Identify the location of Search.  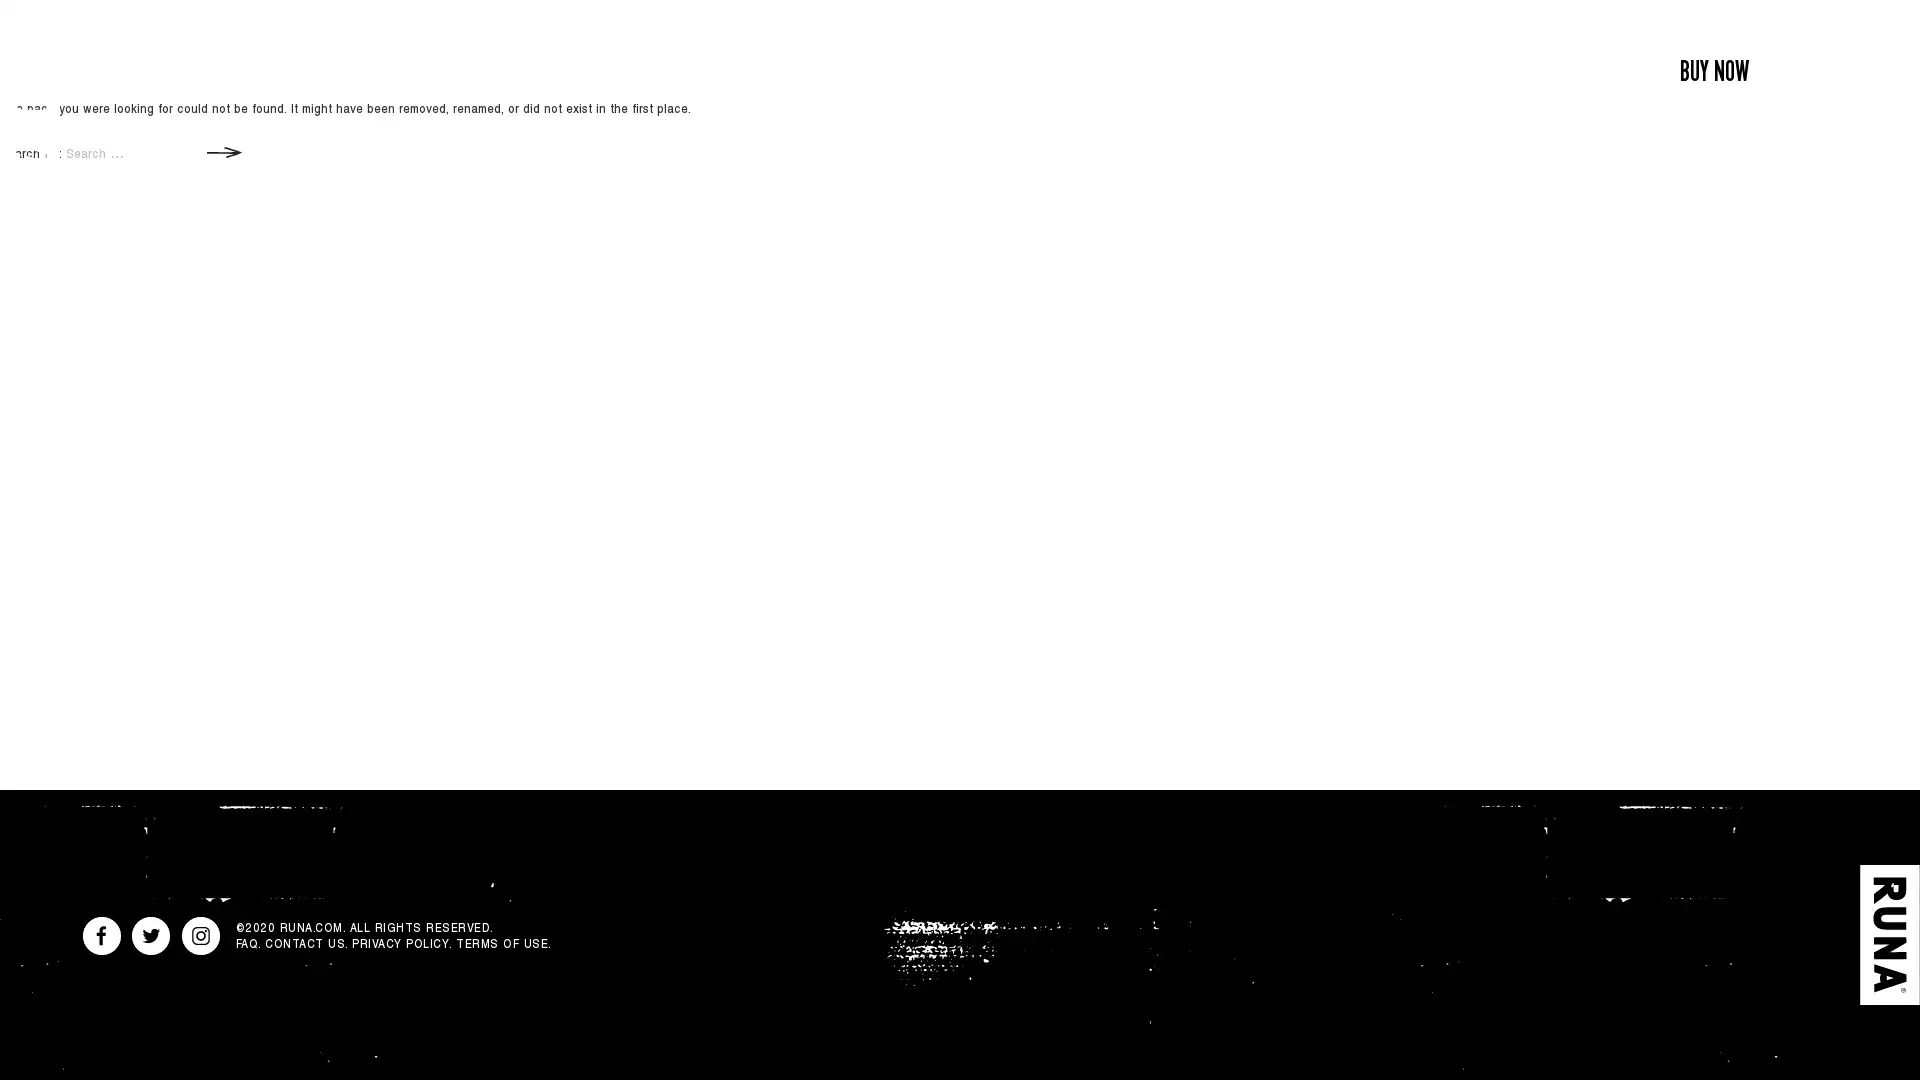
(224, 151).